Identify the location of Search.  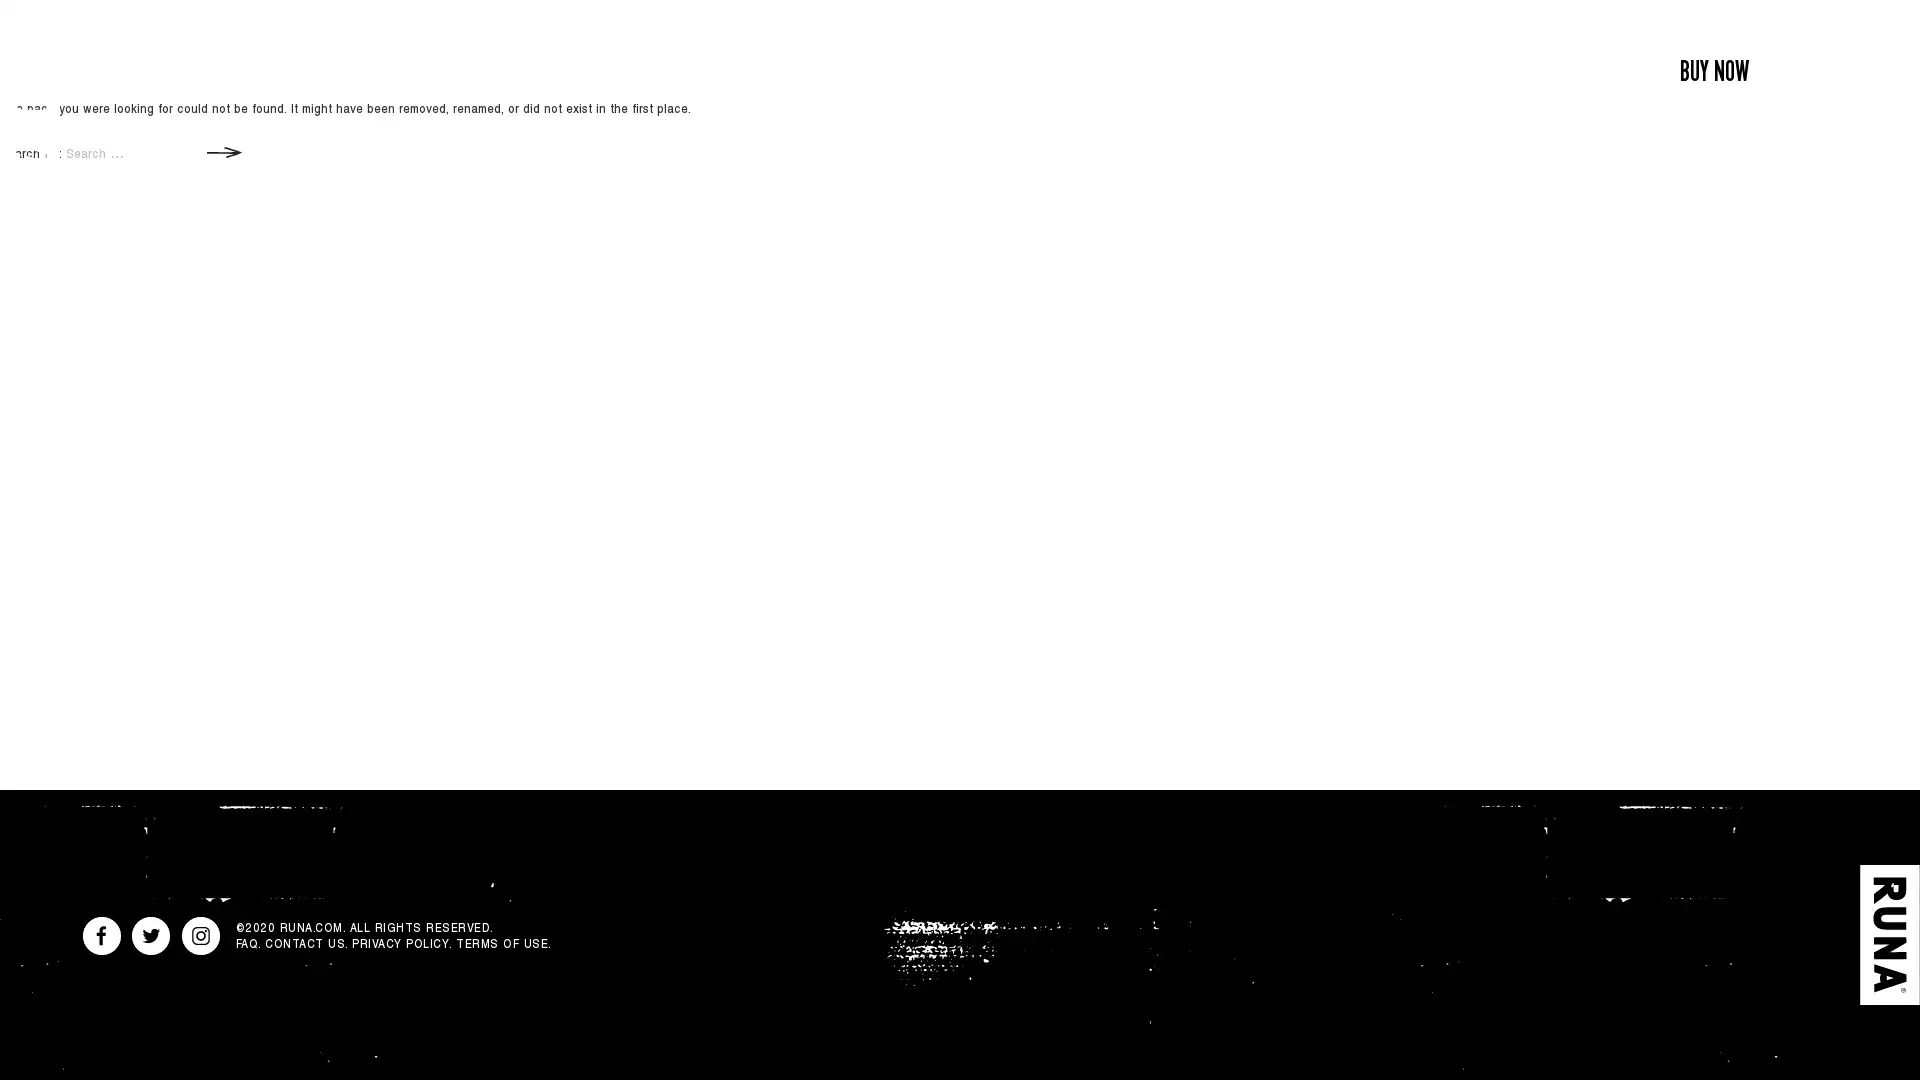
(224, 151).